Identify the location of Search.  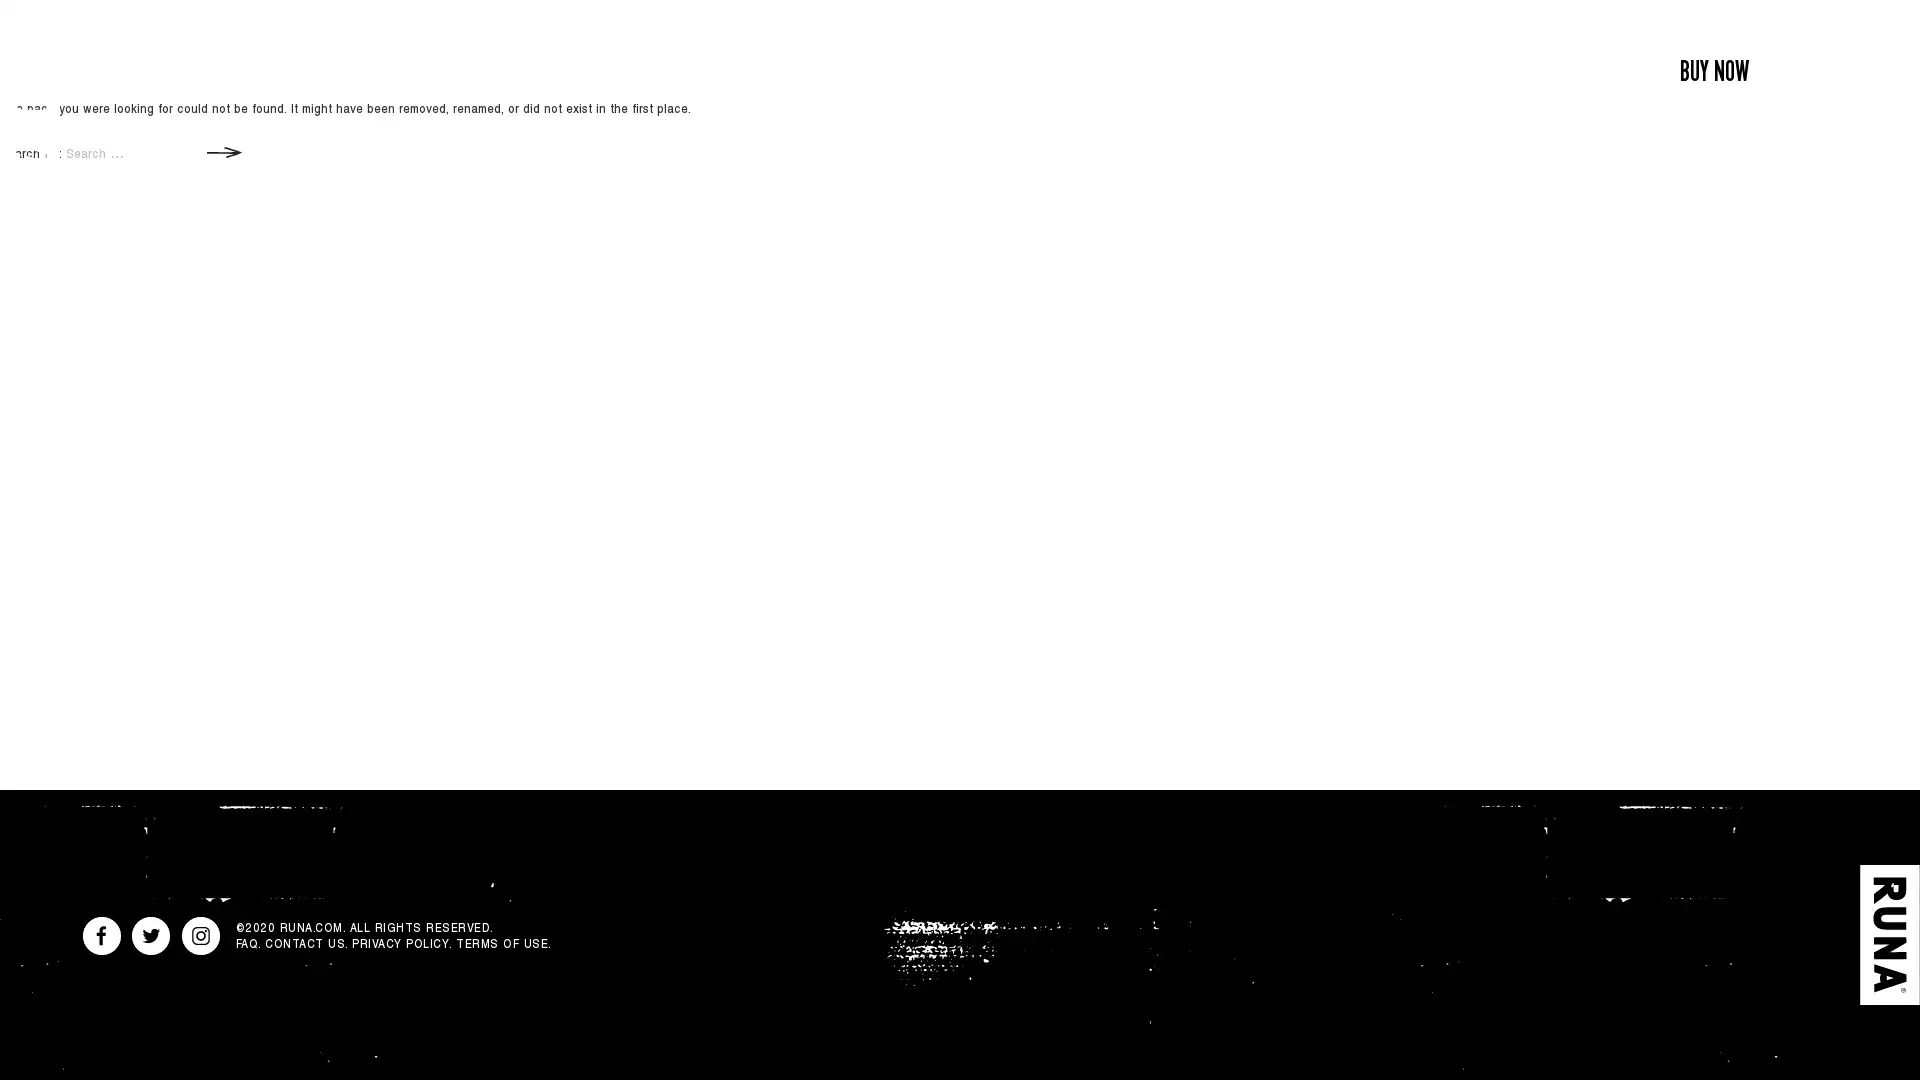
(224, 151).